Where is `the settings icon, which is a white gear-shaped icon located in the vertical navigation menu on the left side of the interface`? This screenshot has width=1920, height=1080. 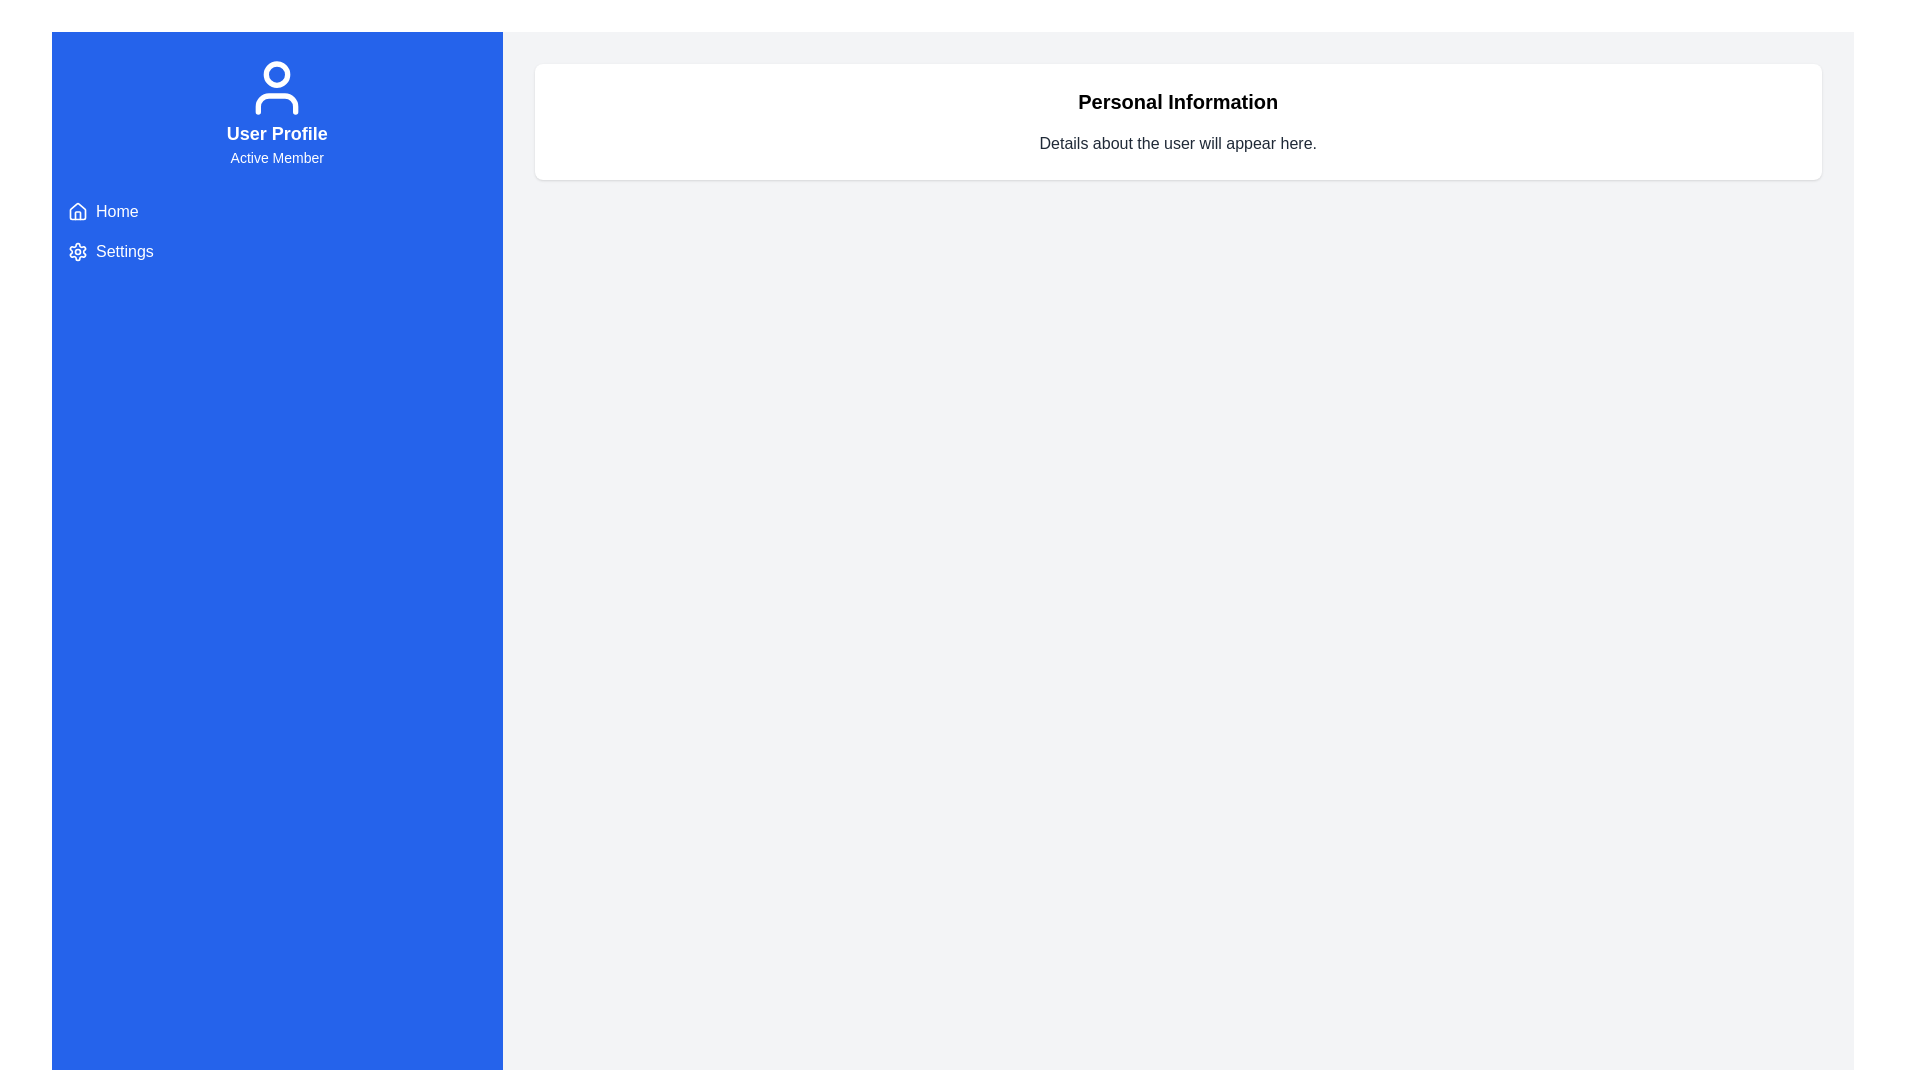 the settings icon, which is a white gear-shaped icon located in the vertical navigation menu on the left side of the interface is located at coordinates (77, 250).